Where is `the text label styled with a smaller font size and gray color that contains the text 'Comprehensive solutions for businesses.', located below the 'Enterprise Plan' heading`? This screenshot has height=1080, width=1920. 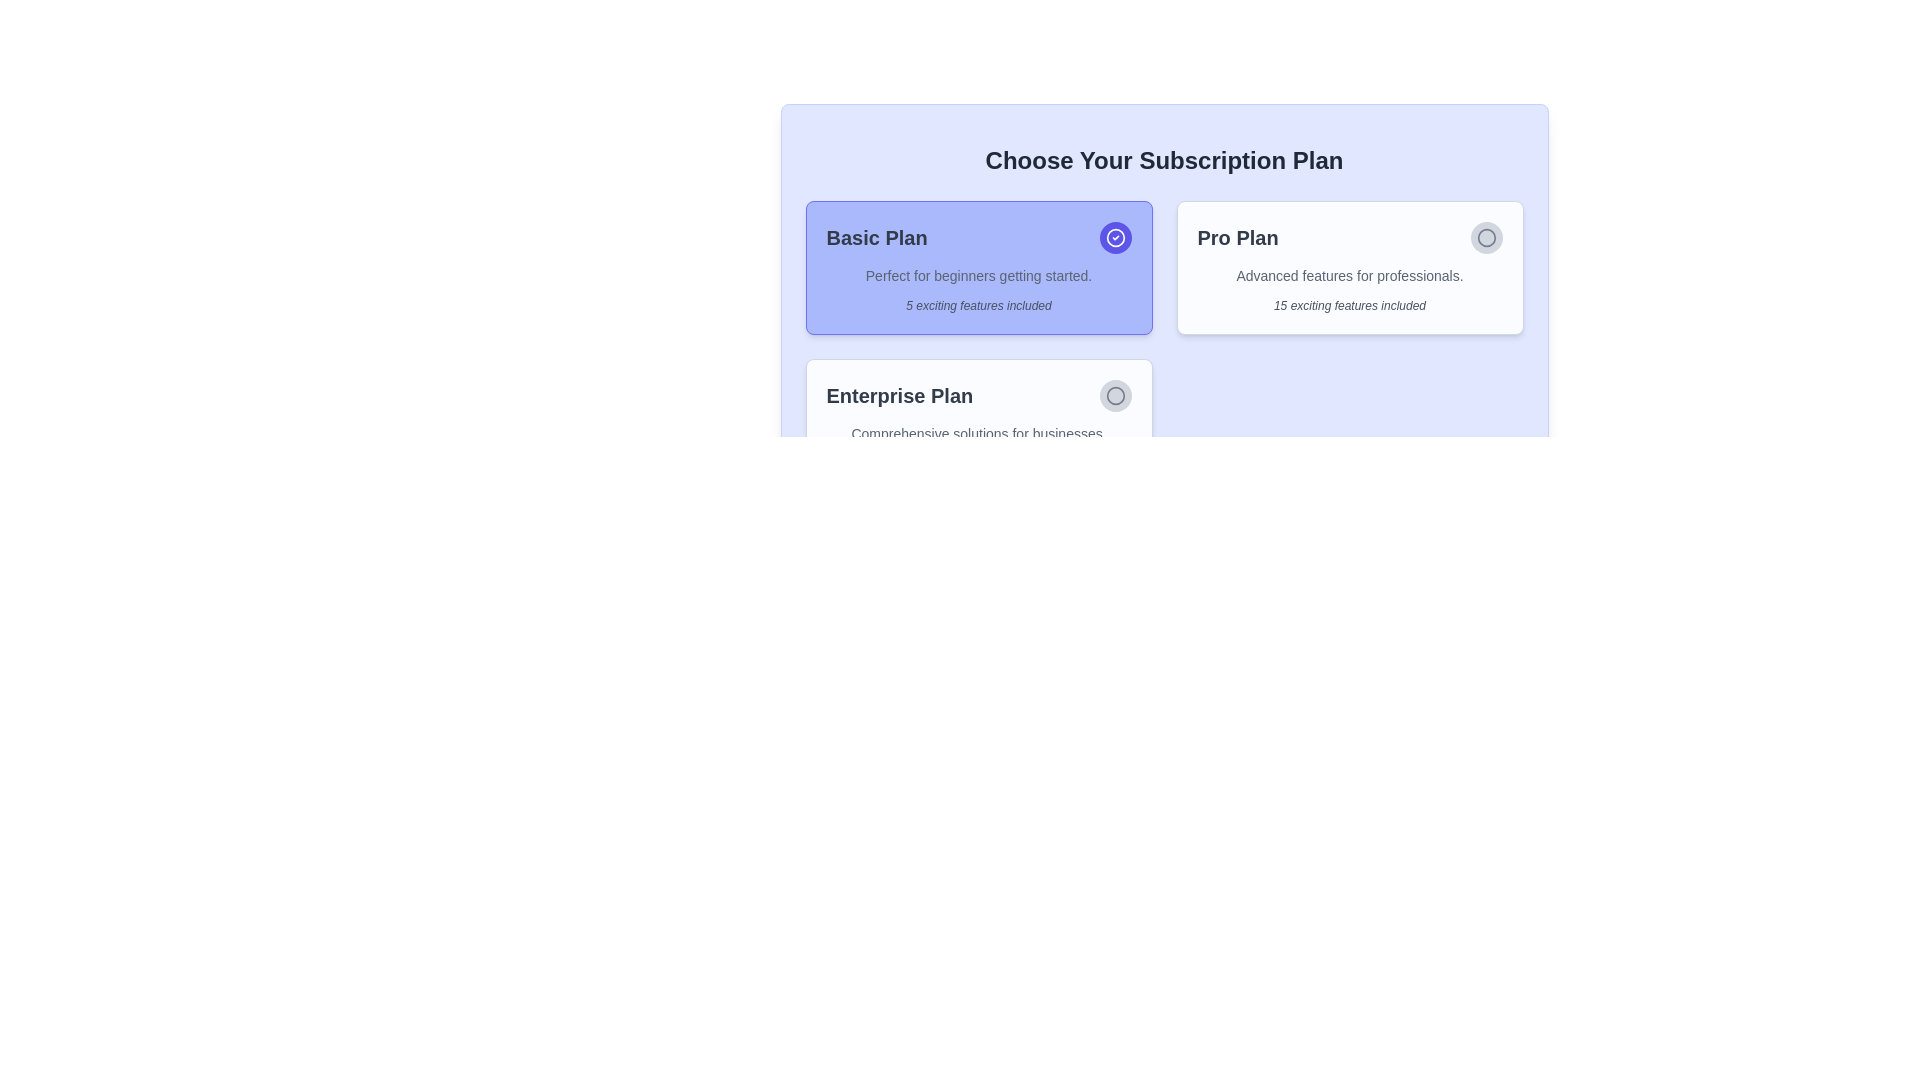
the text label styled with a smaller font size and gray color that contains the text 'Comprehensive solutions for businesses.', located below the 'Enterprise Plan' heading is located at coordinates (979, 433).